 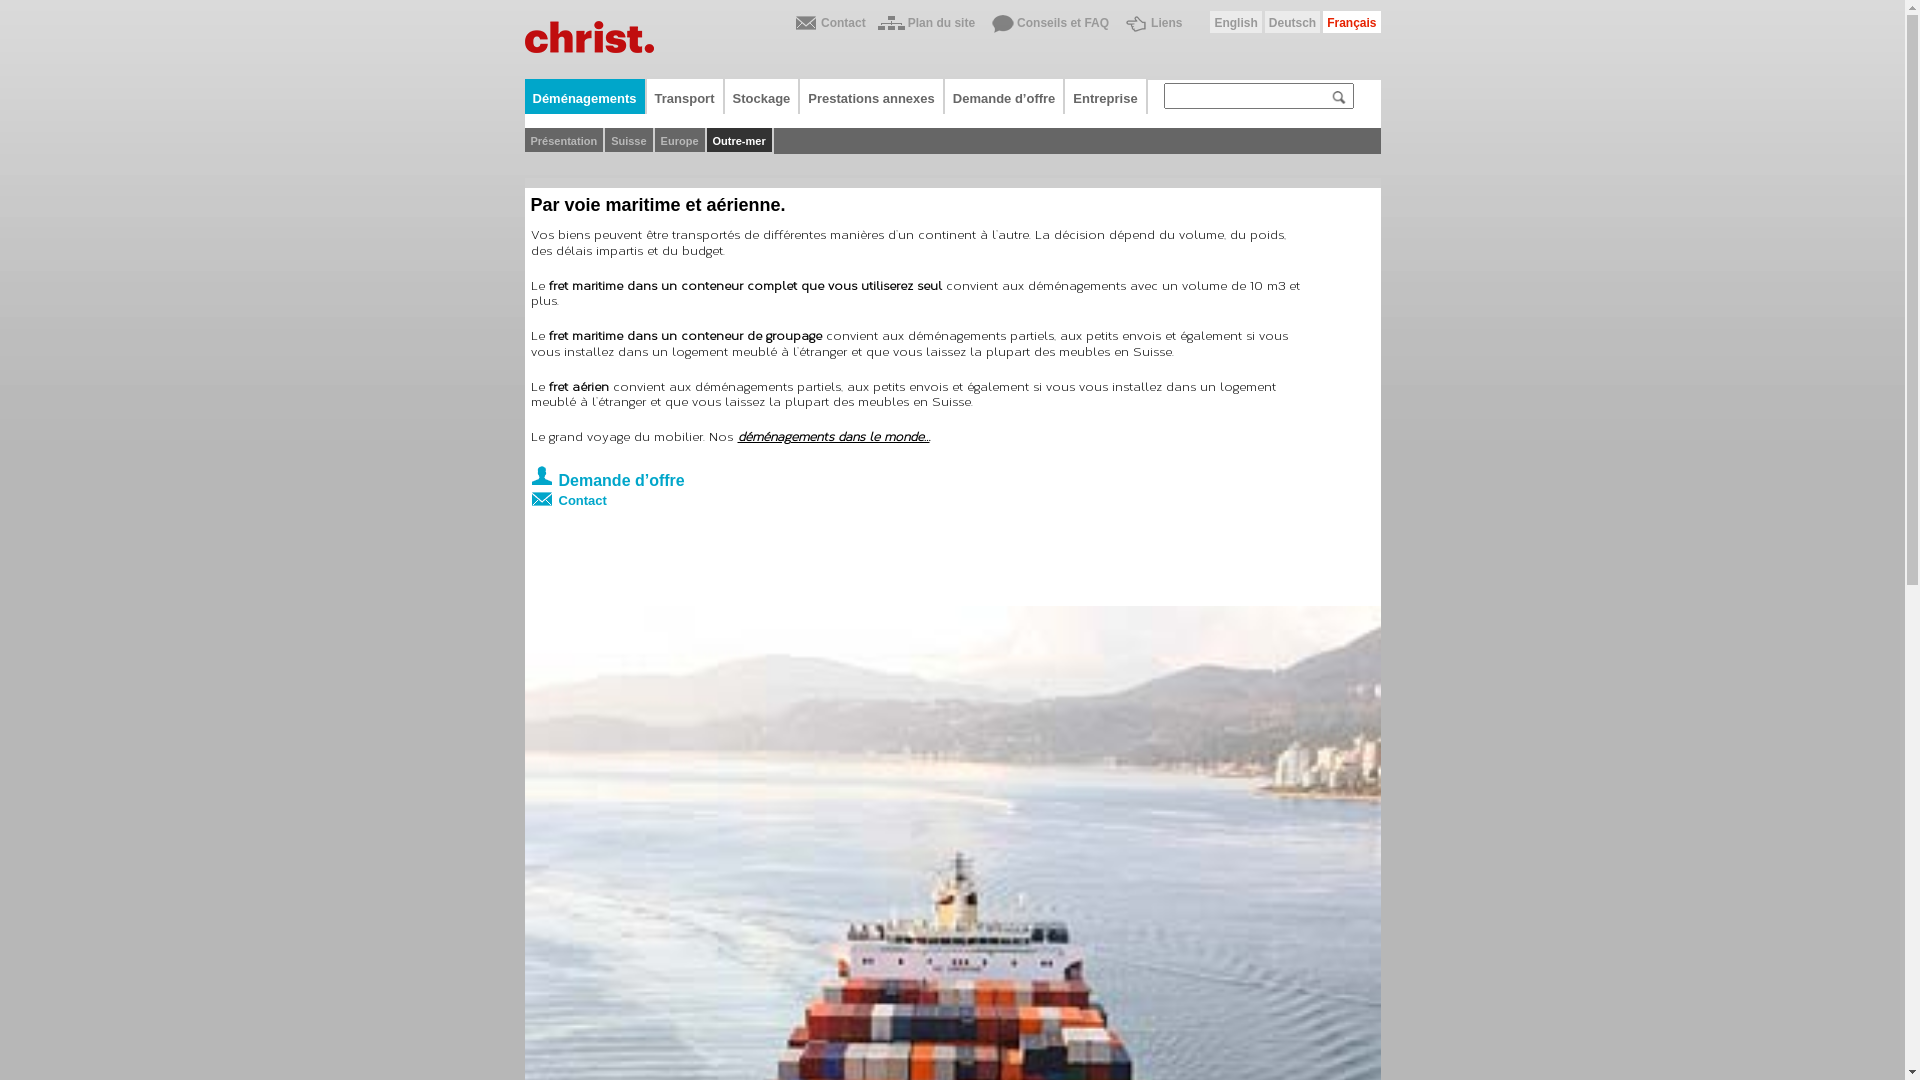 What do you see at coordinates (1046, 26) in the screenshot?
I see `'Conseils et FAQ'` at bounding box center [1046, 26].